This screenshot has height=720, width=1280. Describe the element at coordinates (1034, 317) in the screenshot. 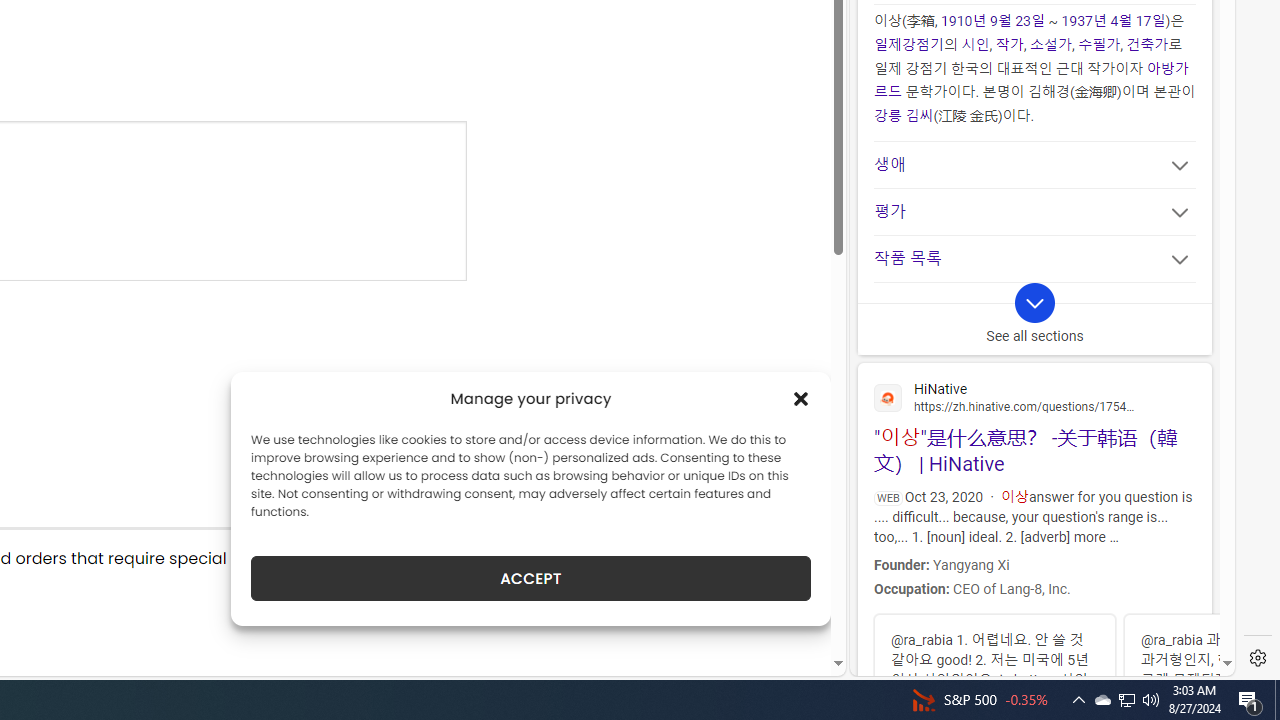

I see `'See all sections'` at that location.